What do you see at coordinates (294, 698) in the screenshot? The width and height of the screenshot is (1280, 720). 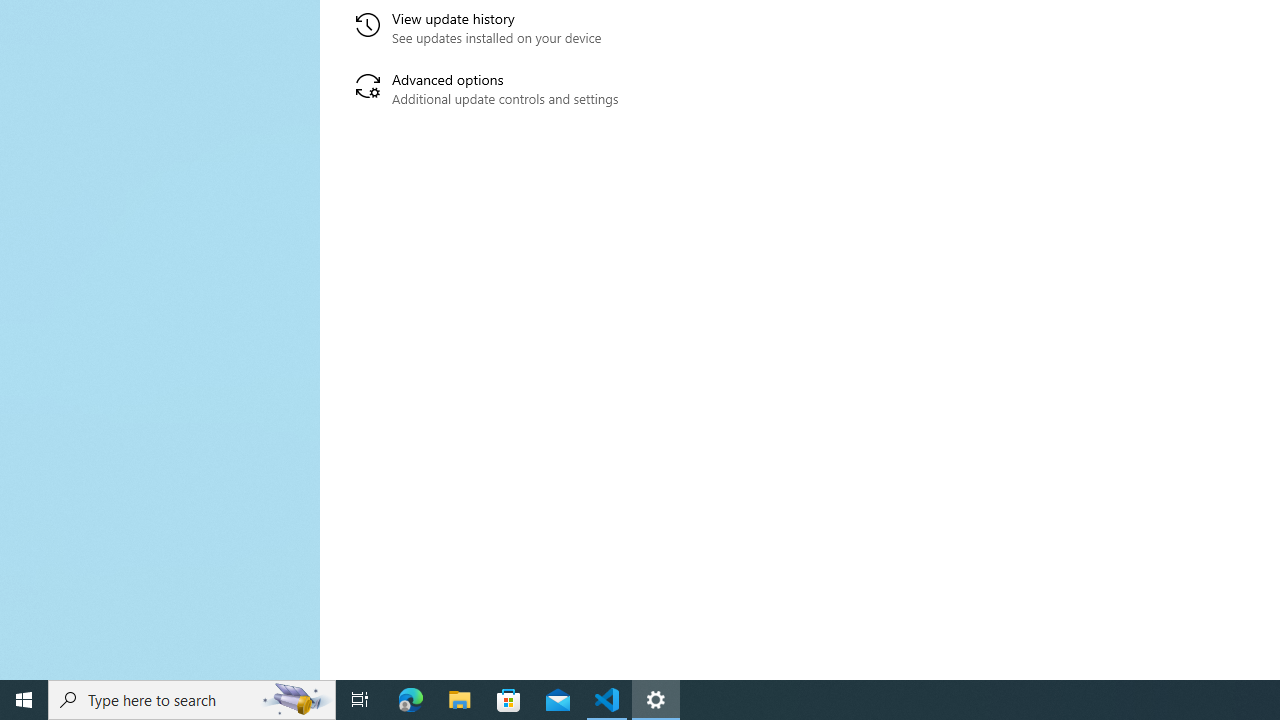 I see `'Search highlights icon opens search home window'` at bounding box center [294, 698].